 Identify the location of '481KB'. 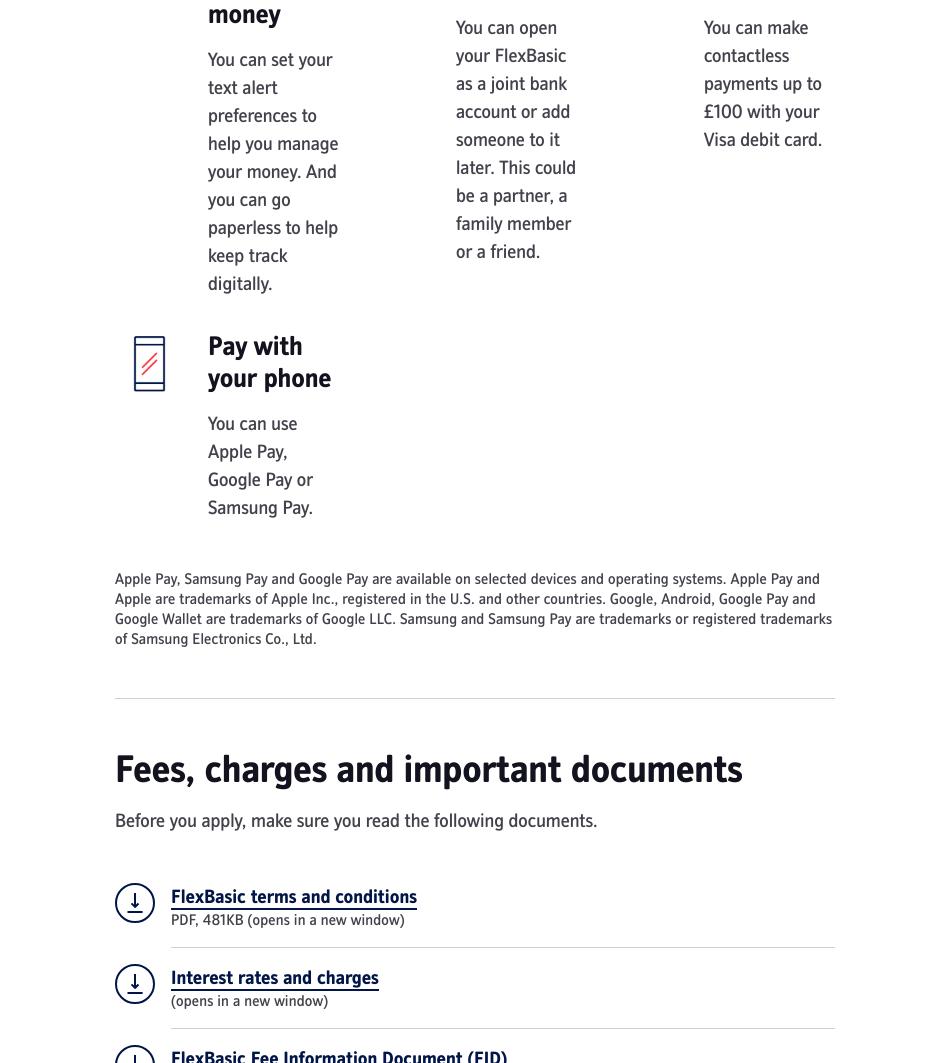
(201, 919).